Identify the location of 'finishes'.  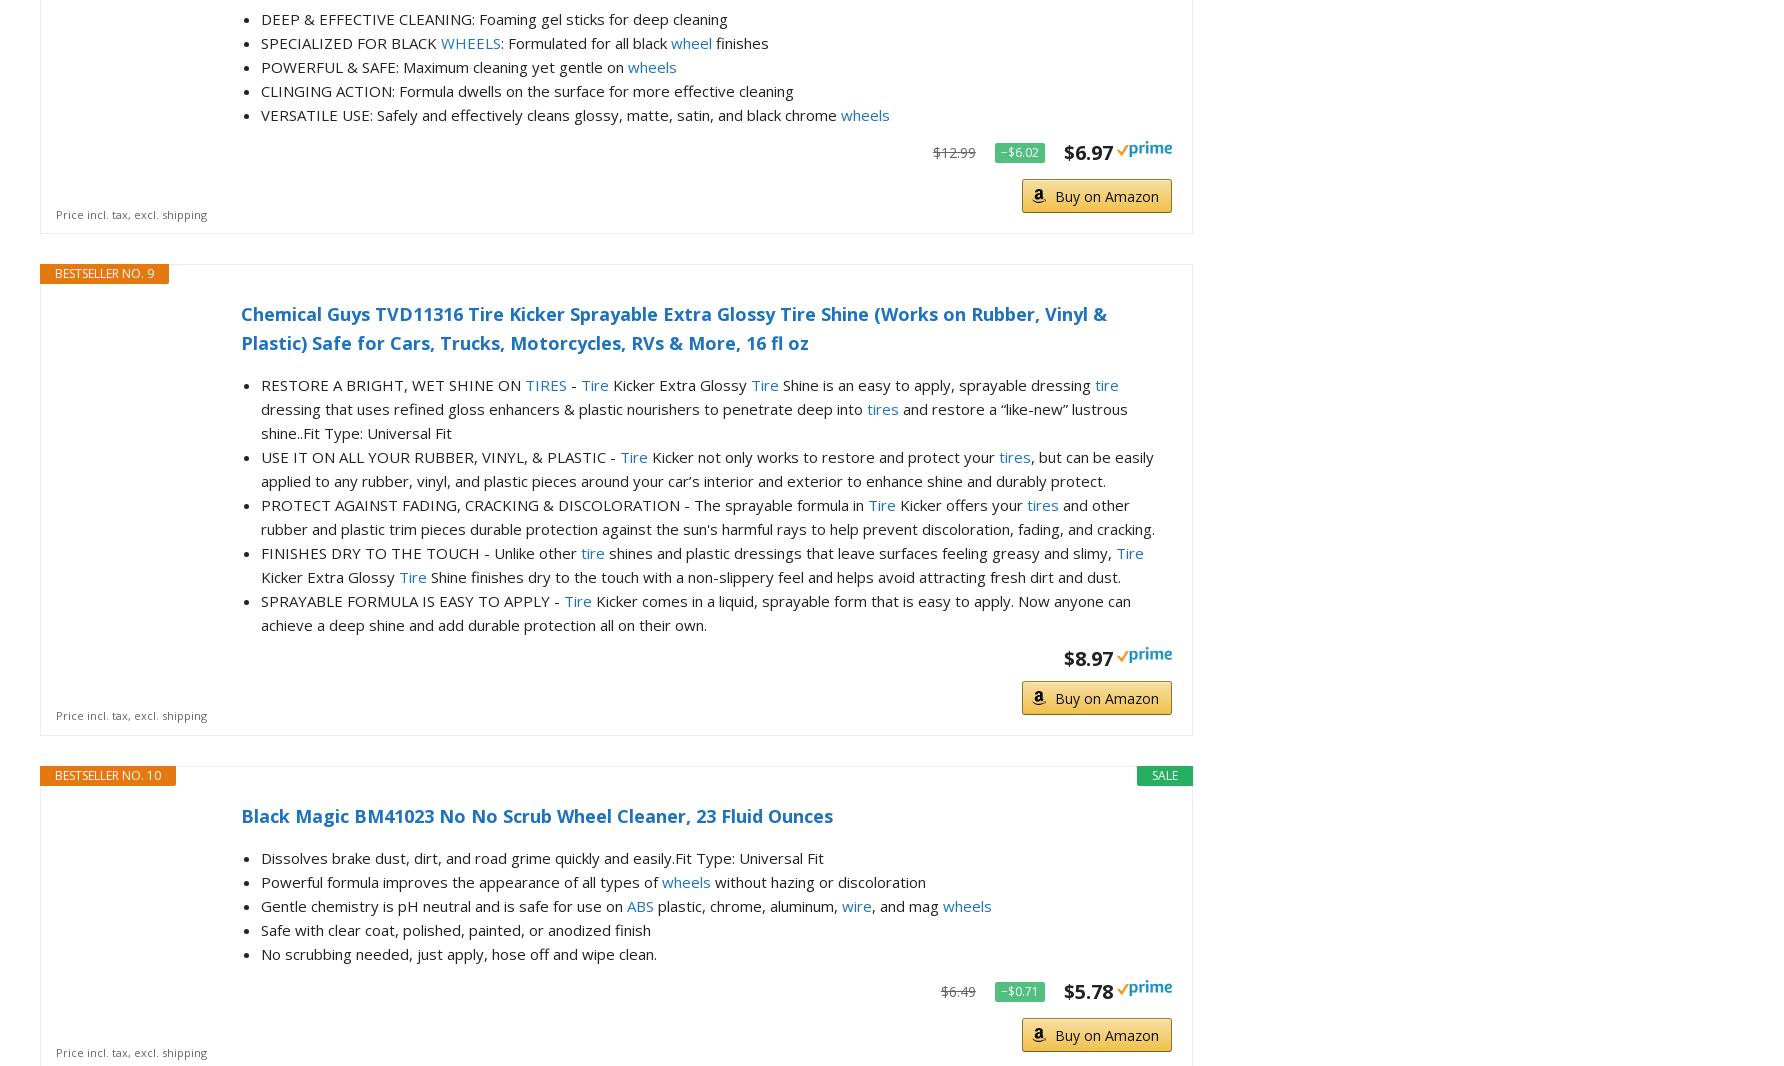
(711, 41).